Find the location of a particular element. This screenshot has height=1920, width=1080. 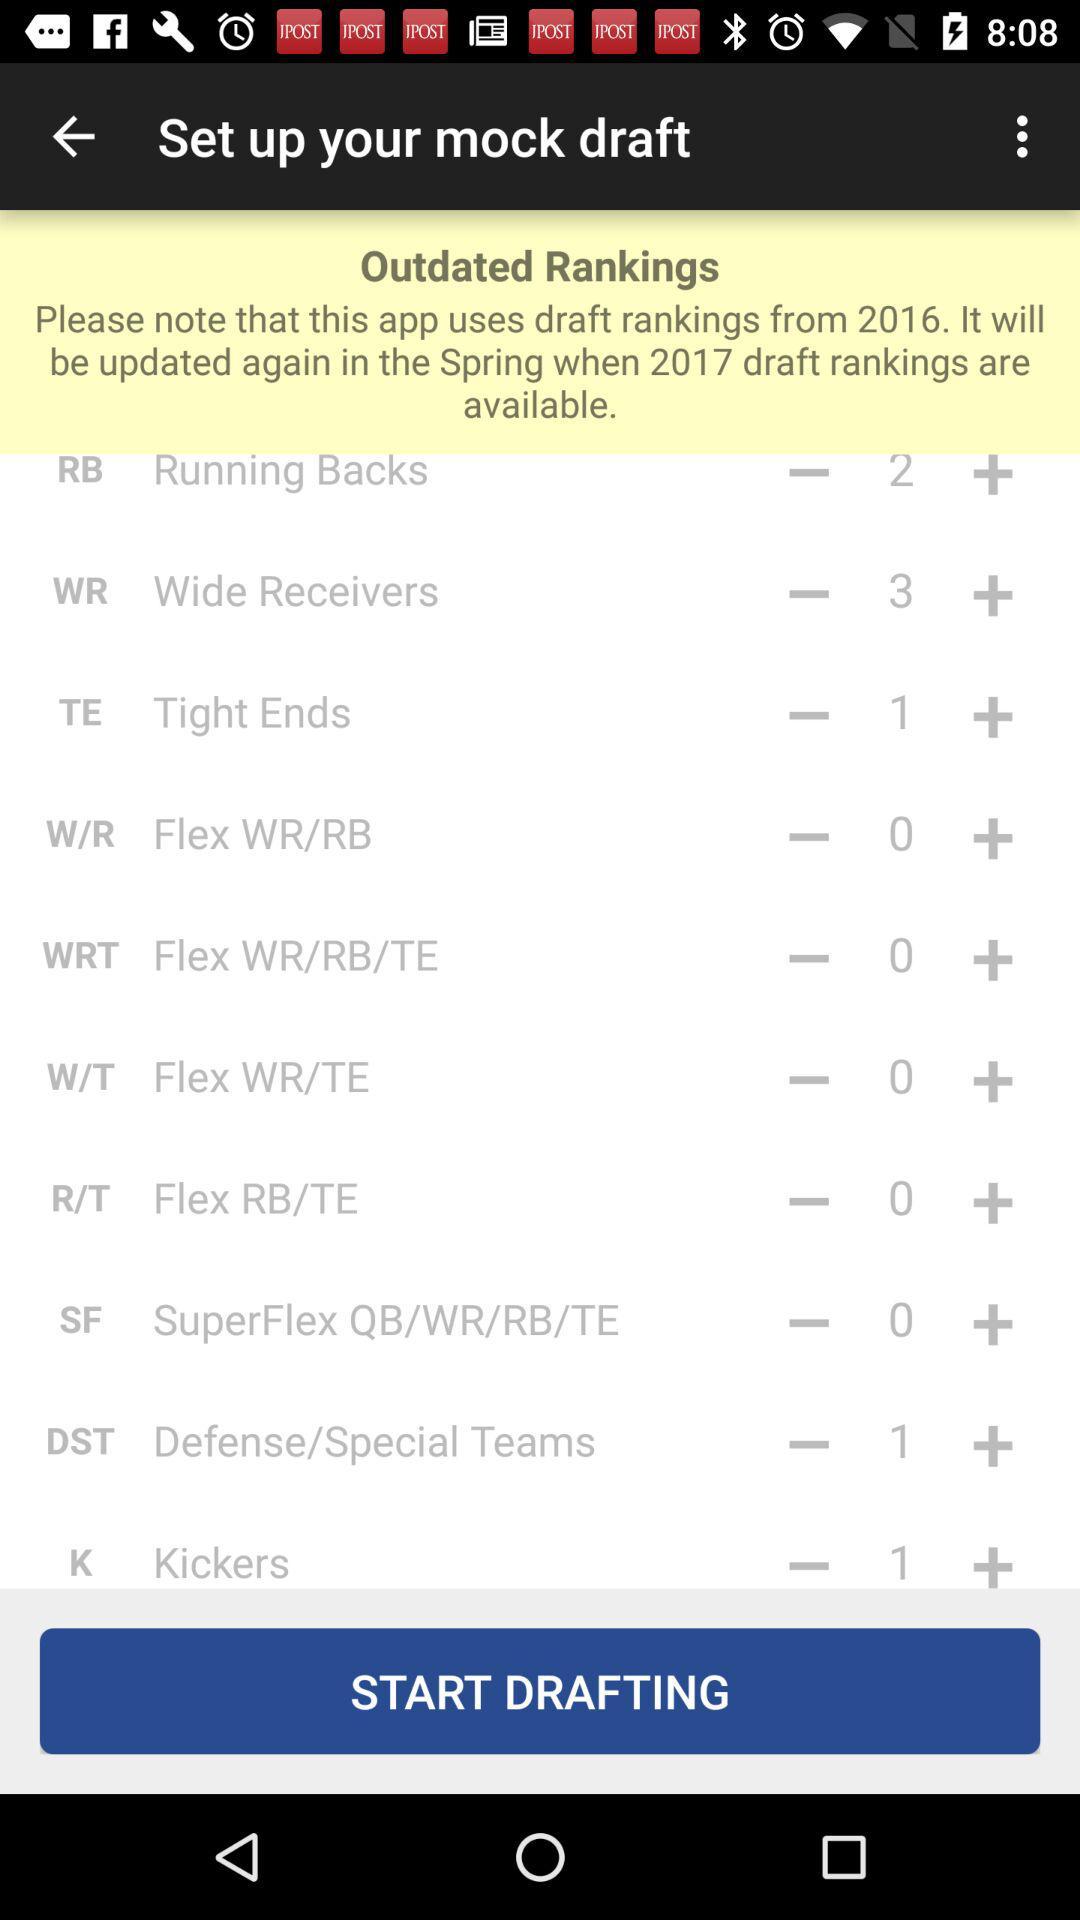

icon next to set up your item is located at coordinates (1027, 135).